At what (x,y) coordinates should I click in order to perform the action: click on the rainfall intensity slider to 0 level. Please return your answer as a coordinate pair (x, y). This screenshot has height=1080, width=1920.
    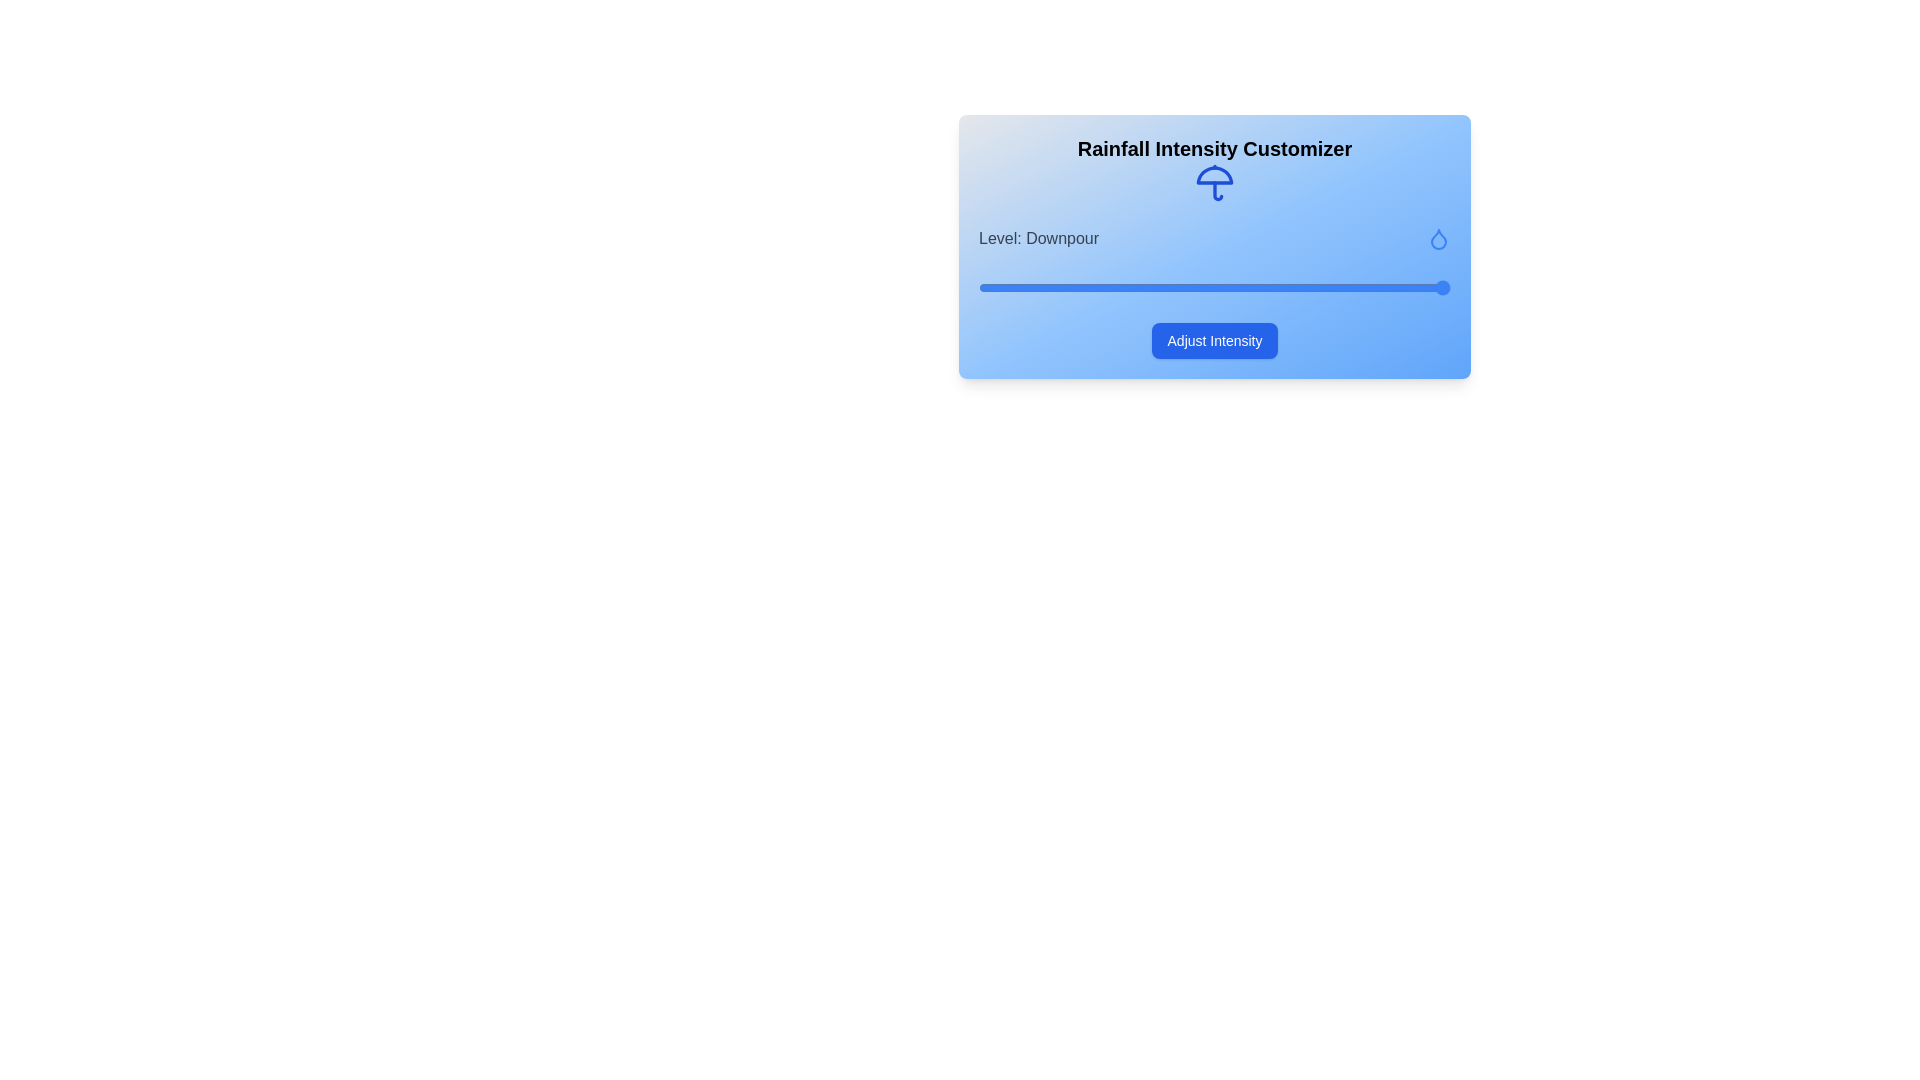
    Looking at the image, I should click on (979, 288).